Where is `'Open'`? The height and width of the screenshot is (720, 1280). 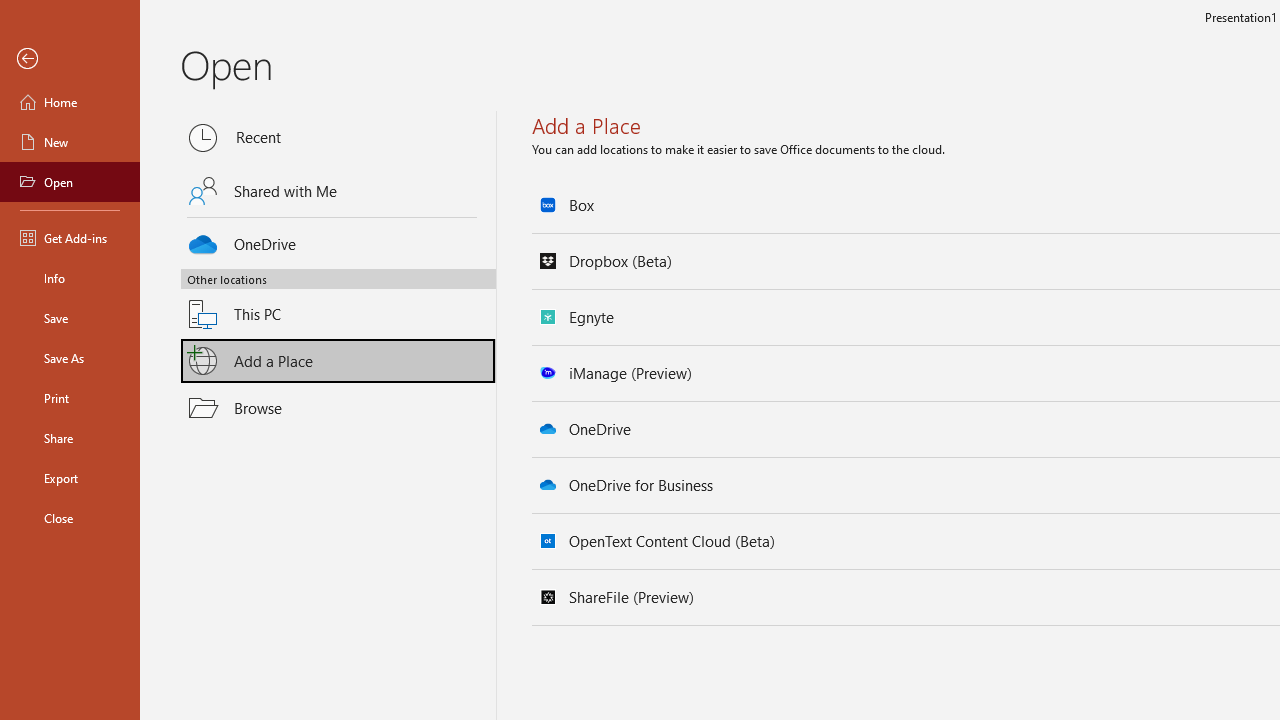 'Open' is located at coordinates (69, 182).